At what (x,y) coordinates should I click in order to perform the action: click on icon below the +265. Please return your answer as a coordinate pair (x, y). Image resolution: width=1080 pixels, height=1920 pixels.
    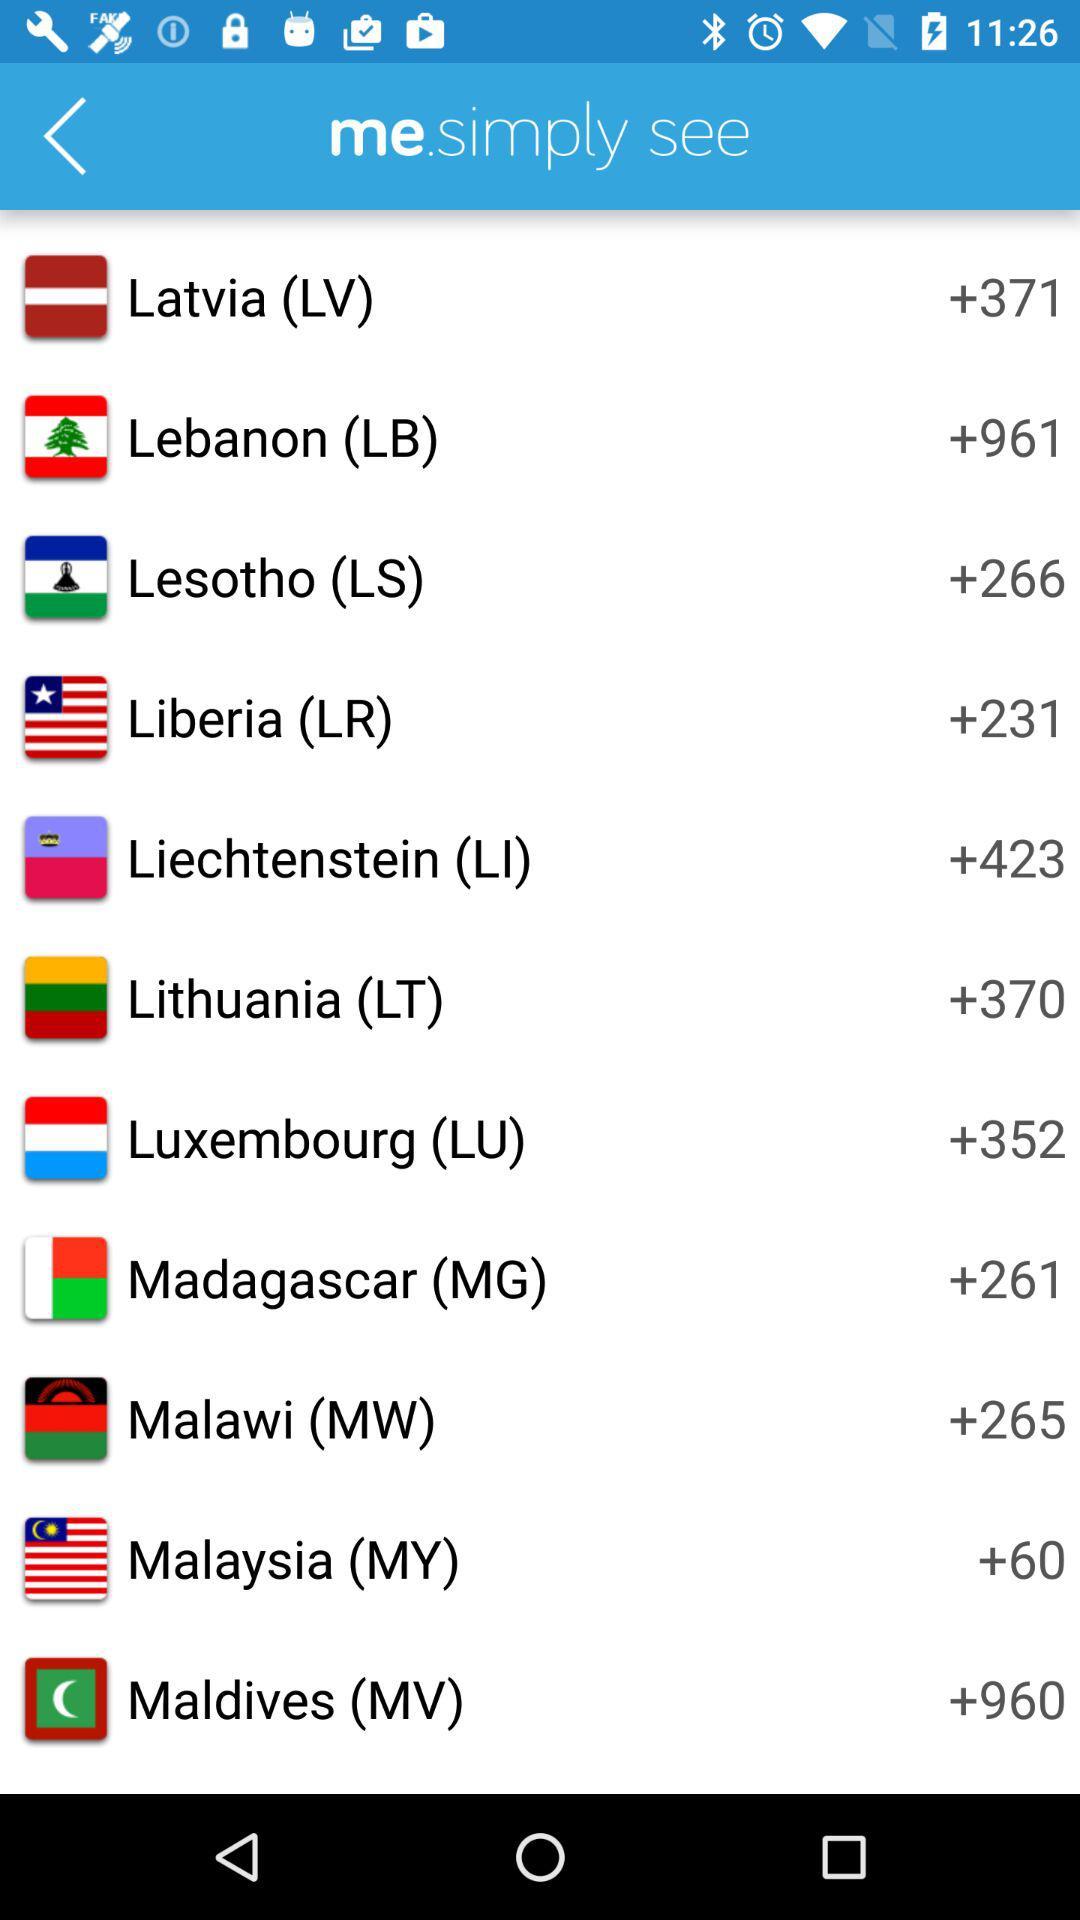
    Looking at the image, I should click on (1022, 1557).